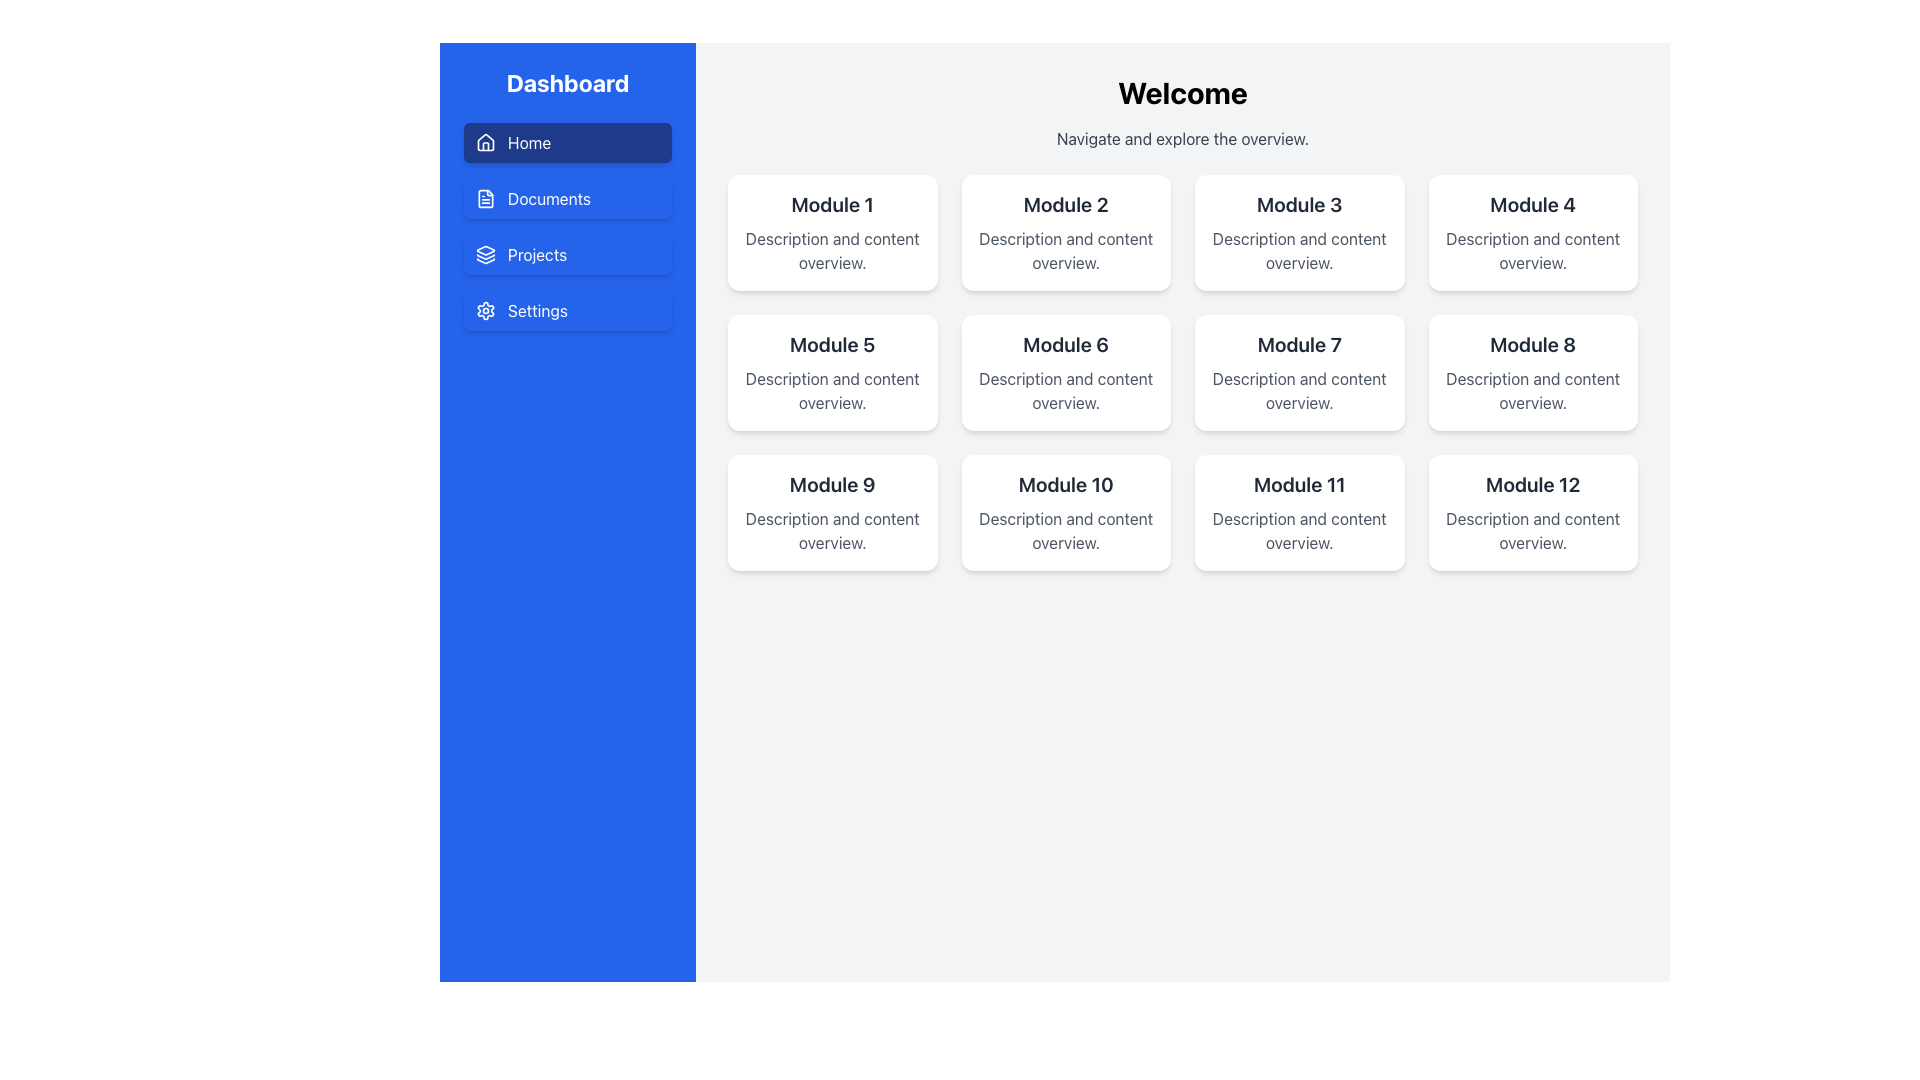  I want to click on the topmost navigation button in the sidebar, so click(566, 141).